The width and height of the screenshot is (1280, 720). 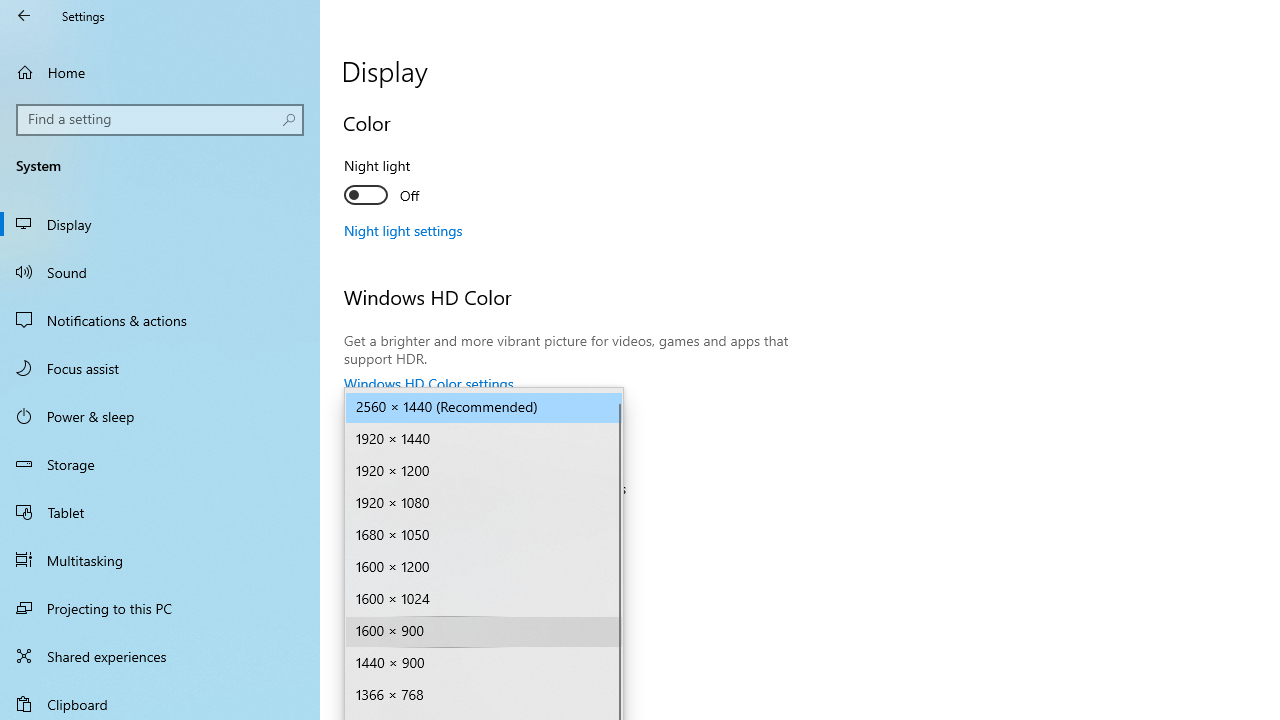 What do you see at coordinates (160, 655) in the screenshot?
I see `'Shared experiences'` at bounding box center [160, 655].